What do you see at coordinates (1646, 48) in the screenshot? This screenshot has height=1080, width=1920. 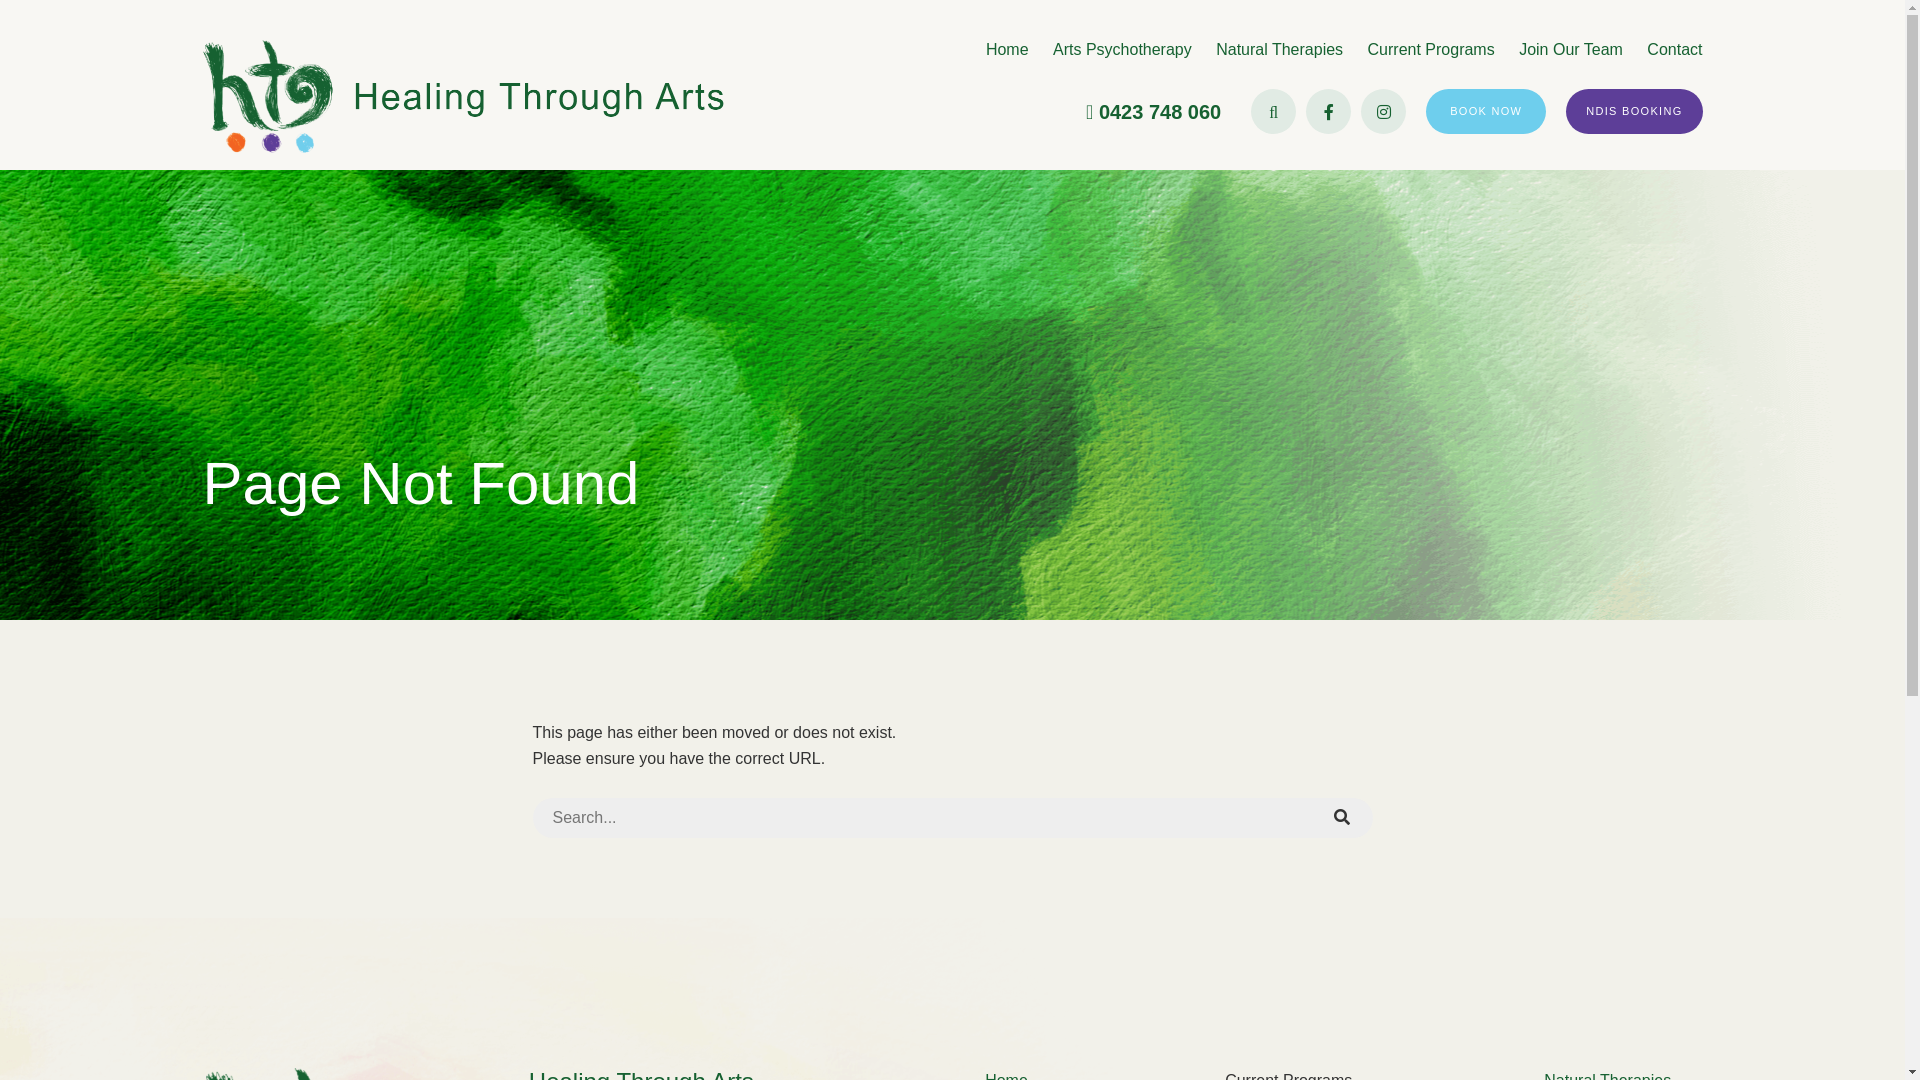 I see `'Contact'` at bounding box center [1646, 48].